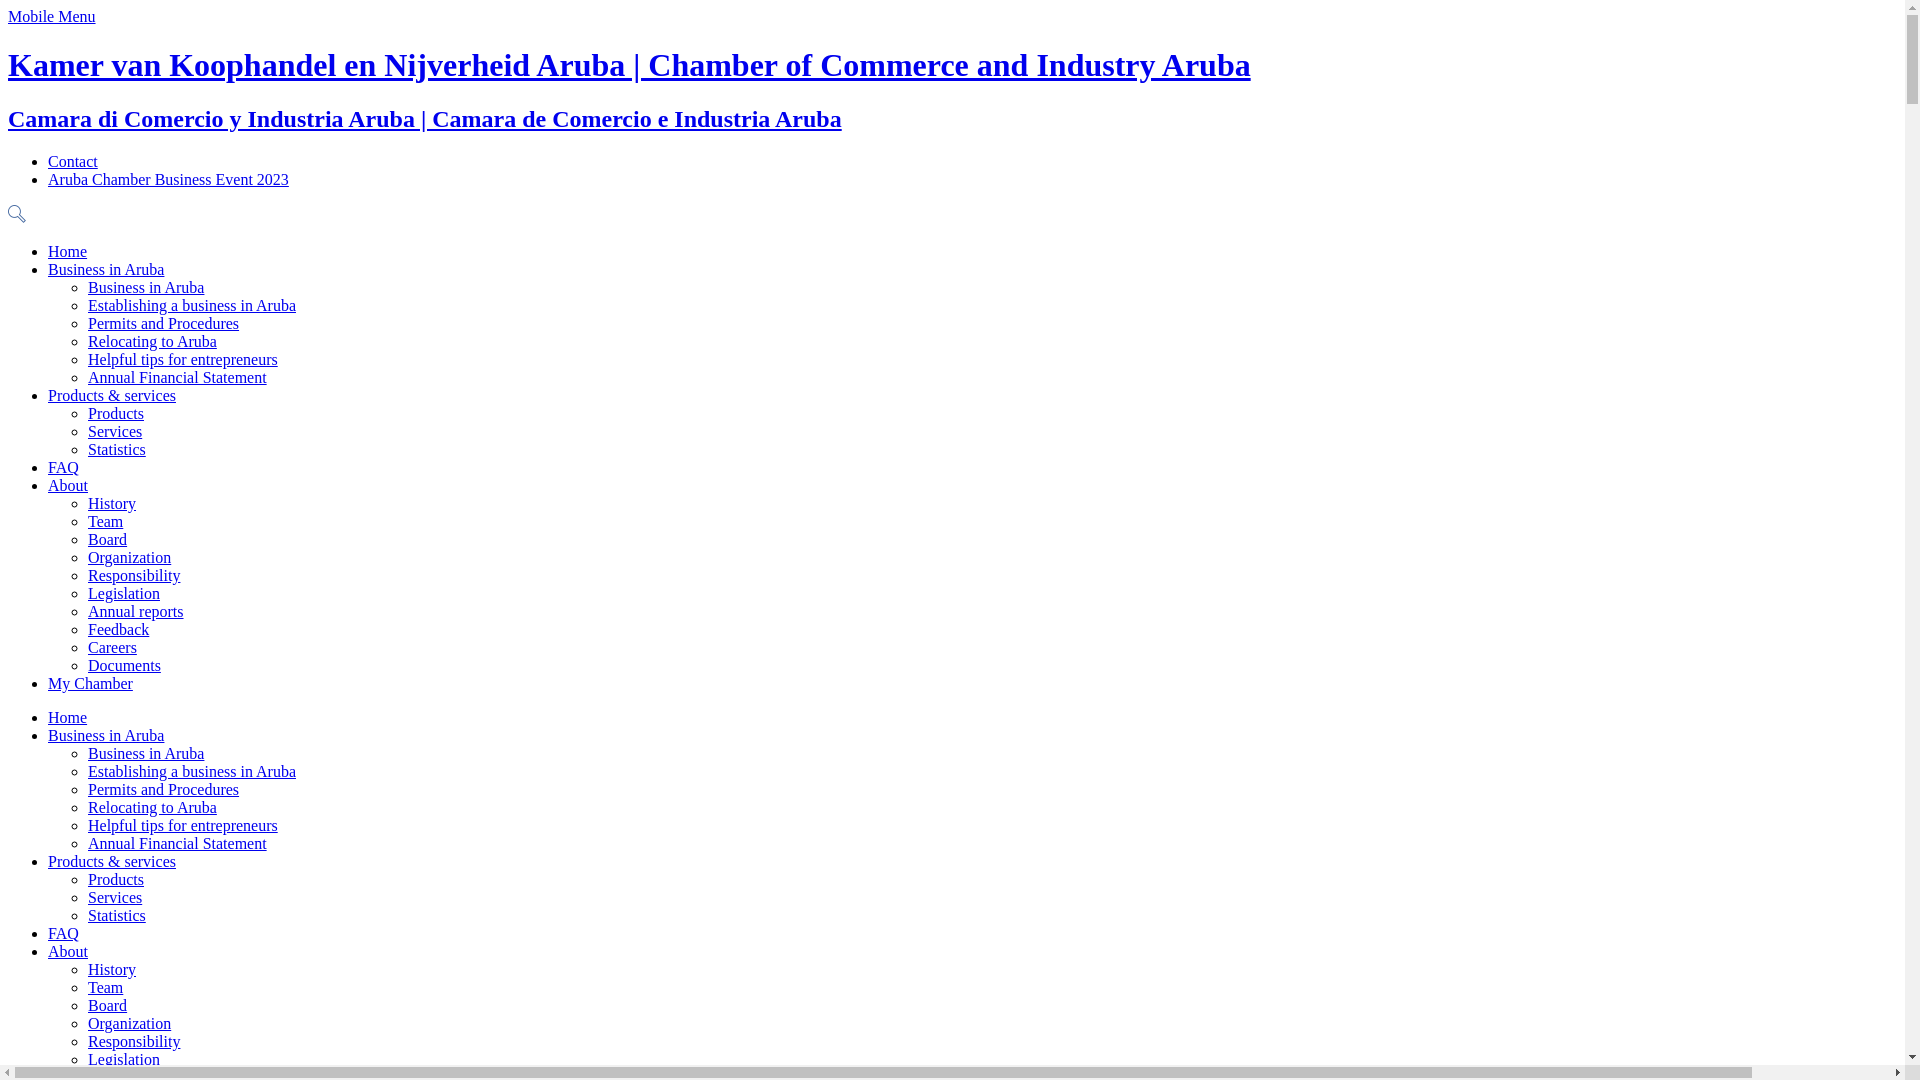 This screenshot has height=1080, width=1920. I want to click on 'Mobile Menu', so click(8, 16).